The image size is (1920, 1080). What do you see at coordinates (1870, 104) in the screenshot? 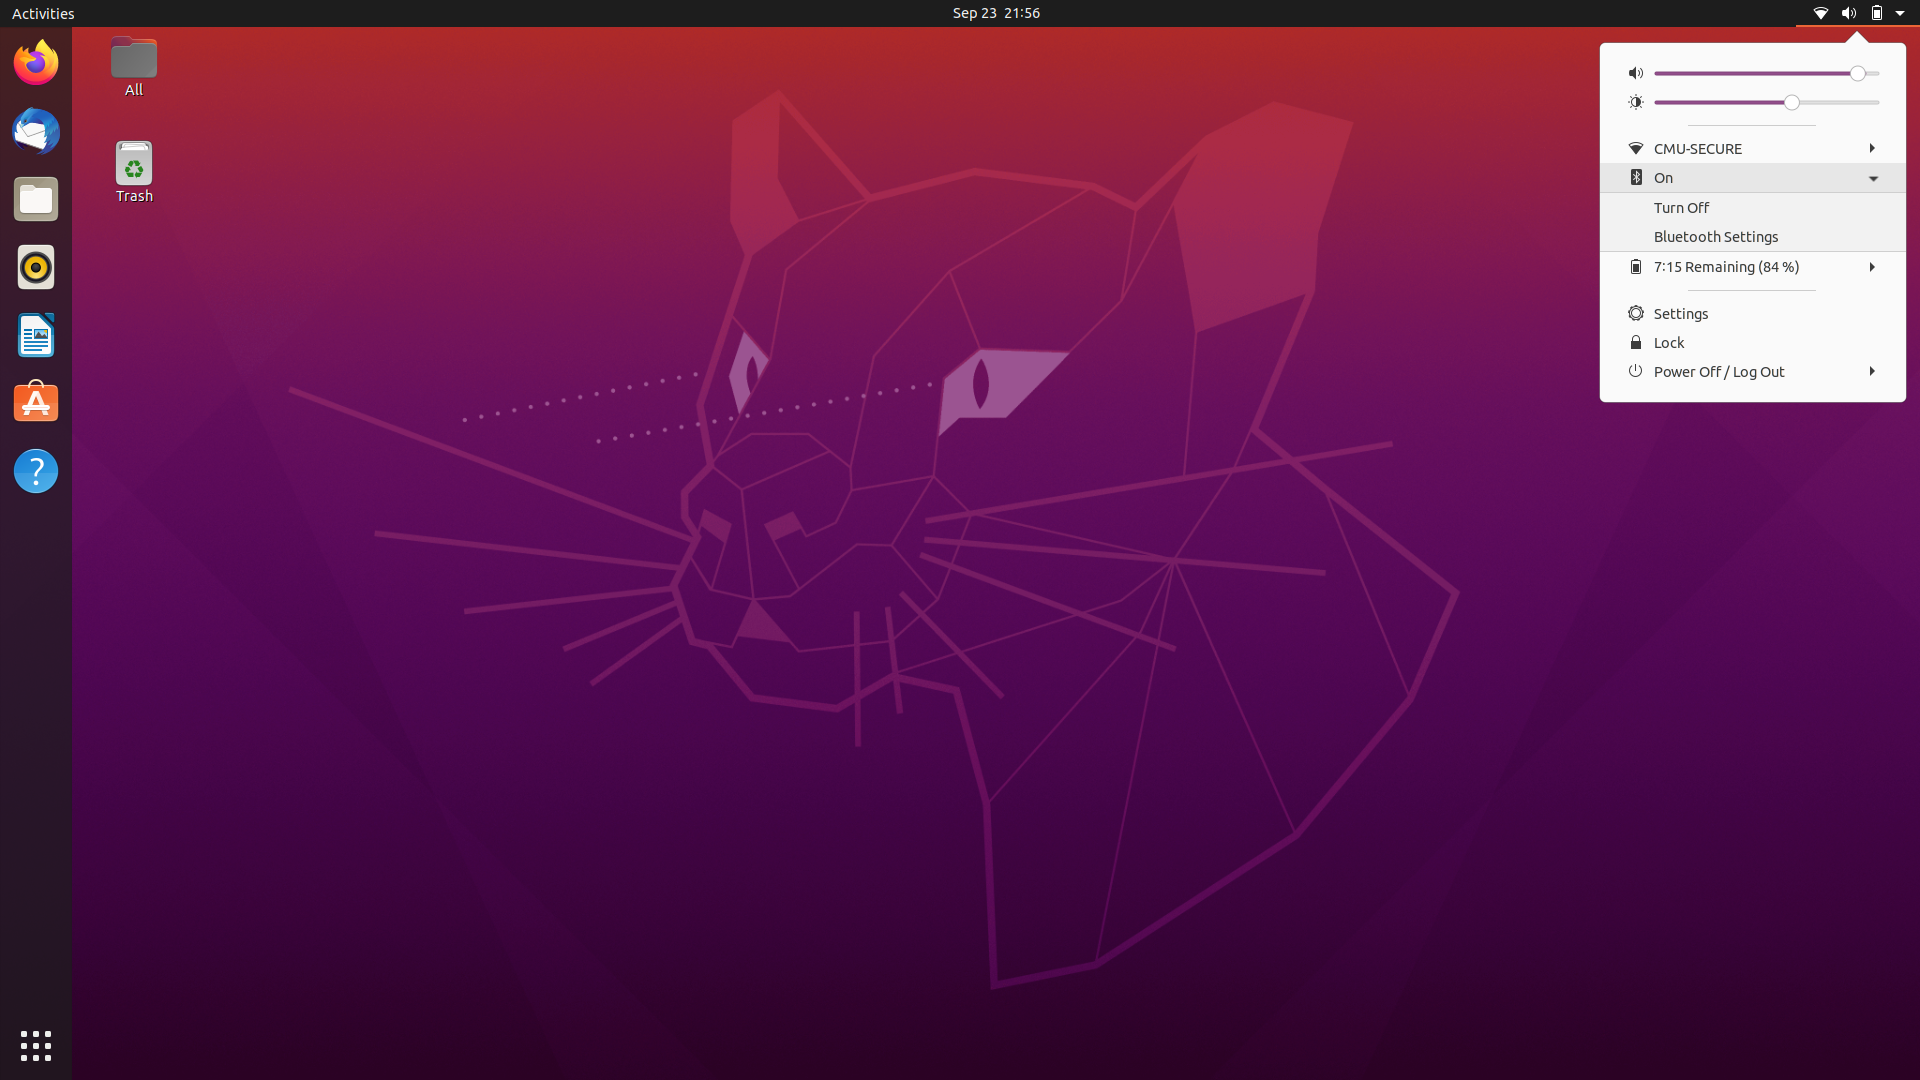
I see `Raise Brightness Level` at bounding box center [1870, 104].